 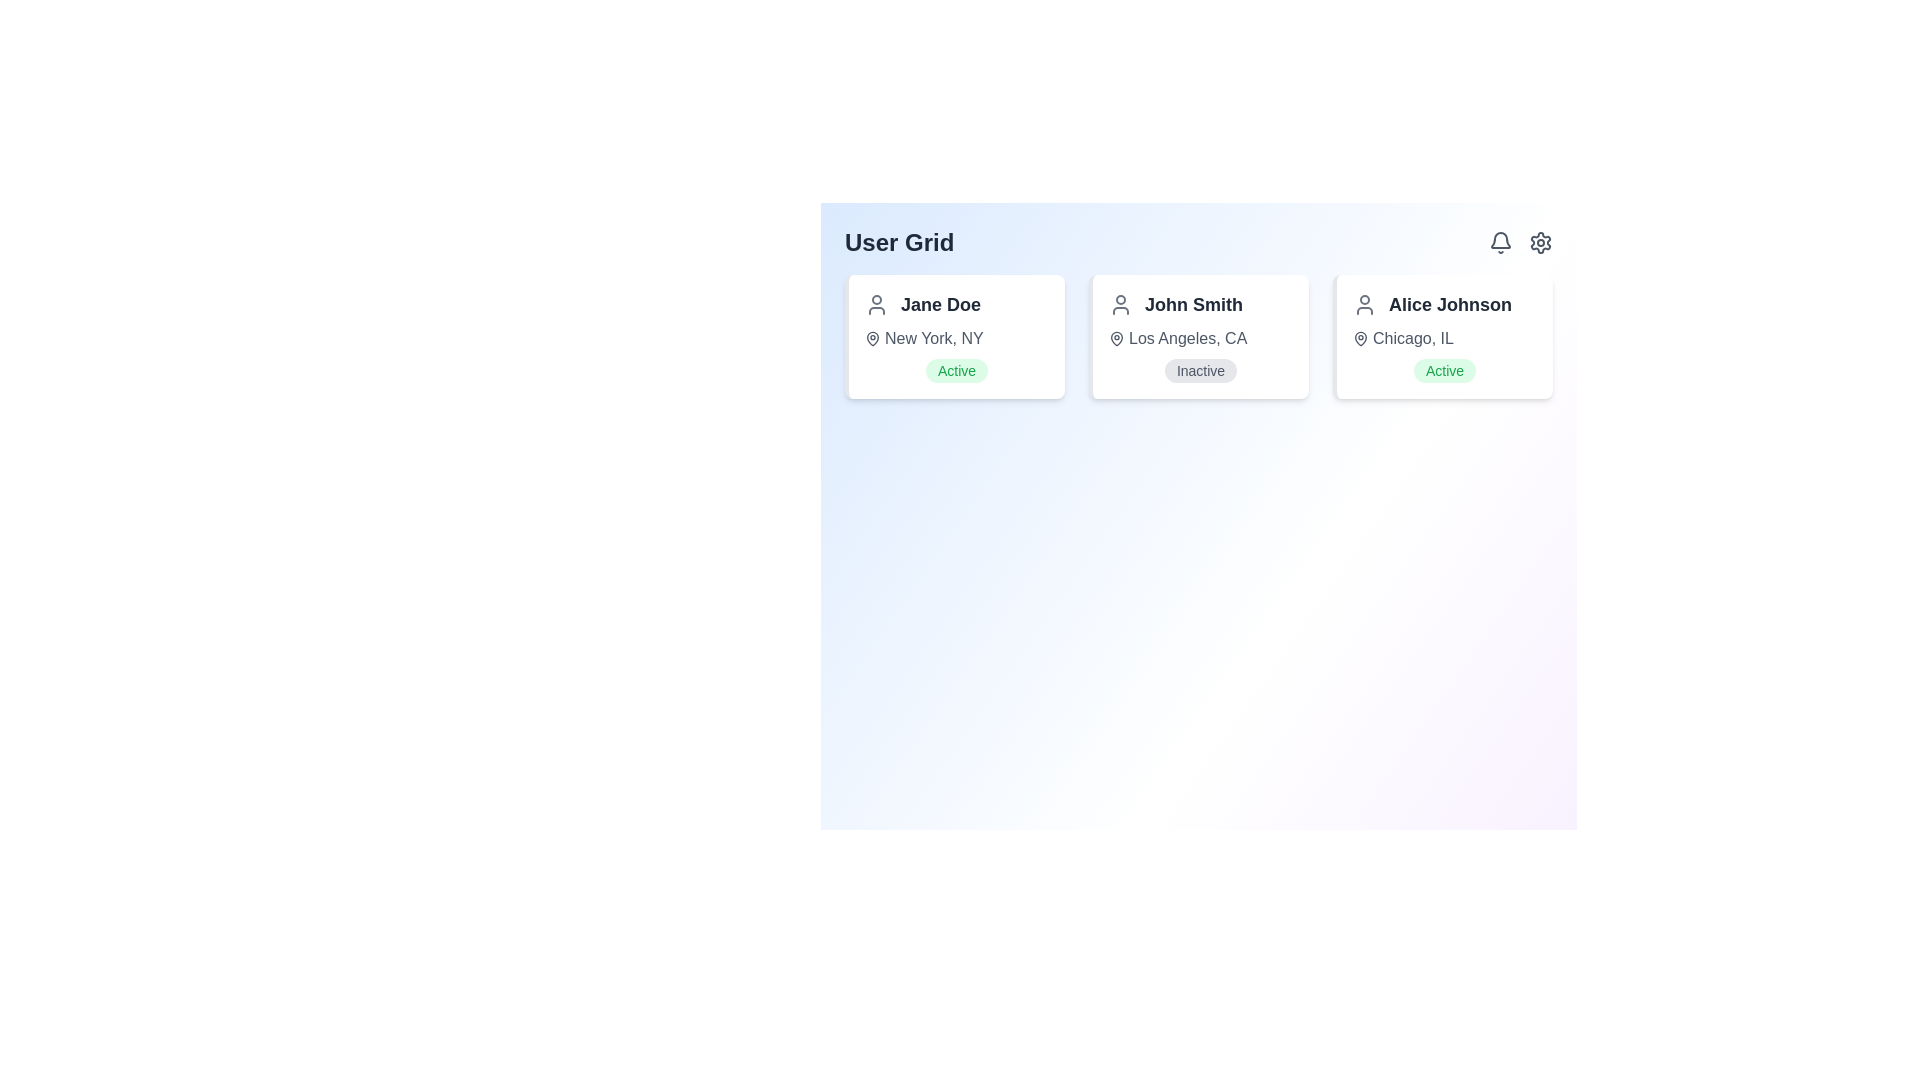 I want to click on the text label 'Alice Johnson' which is styled in bold and larger font at the upper-right corner of the third card, so click(x=1444, y=304).